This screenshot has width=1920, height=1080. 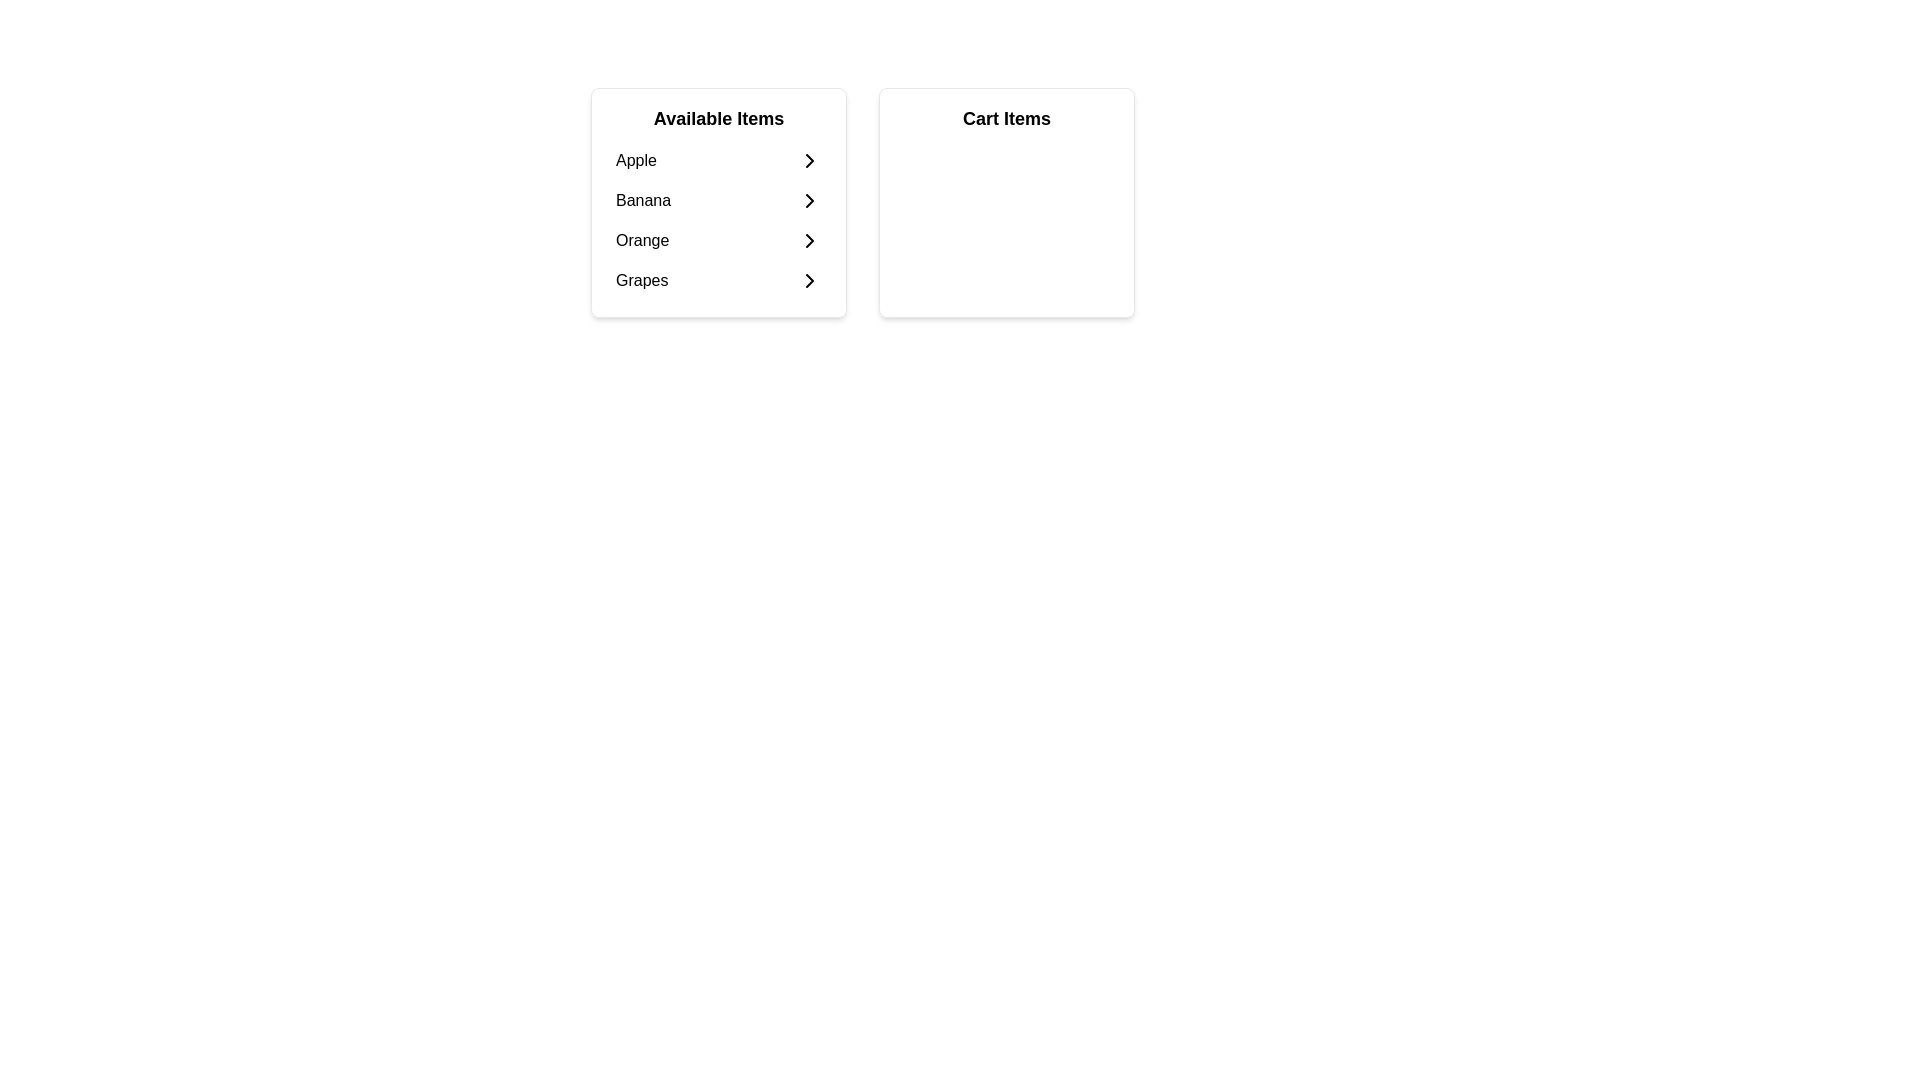 I want to click on the right arrow SVG icon next to the 'Apple' item, so click(x=810, y=160).